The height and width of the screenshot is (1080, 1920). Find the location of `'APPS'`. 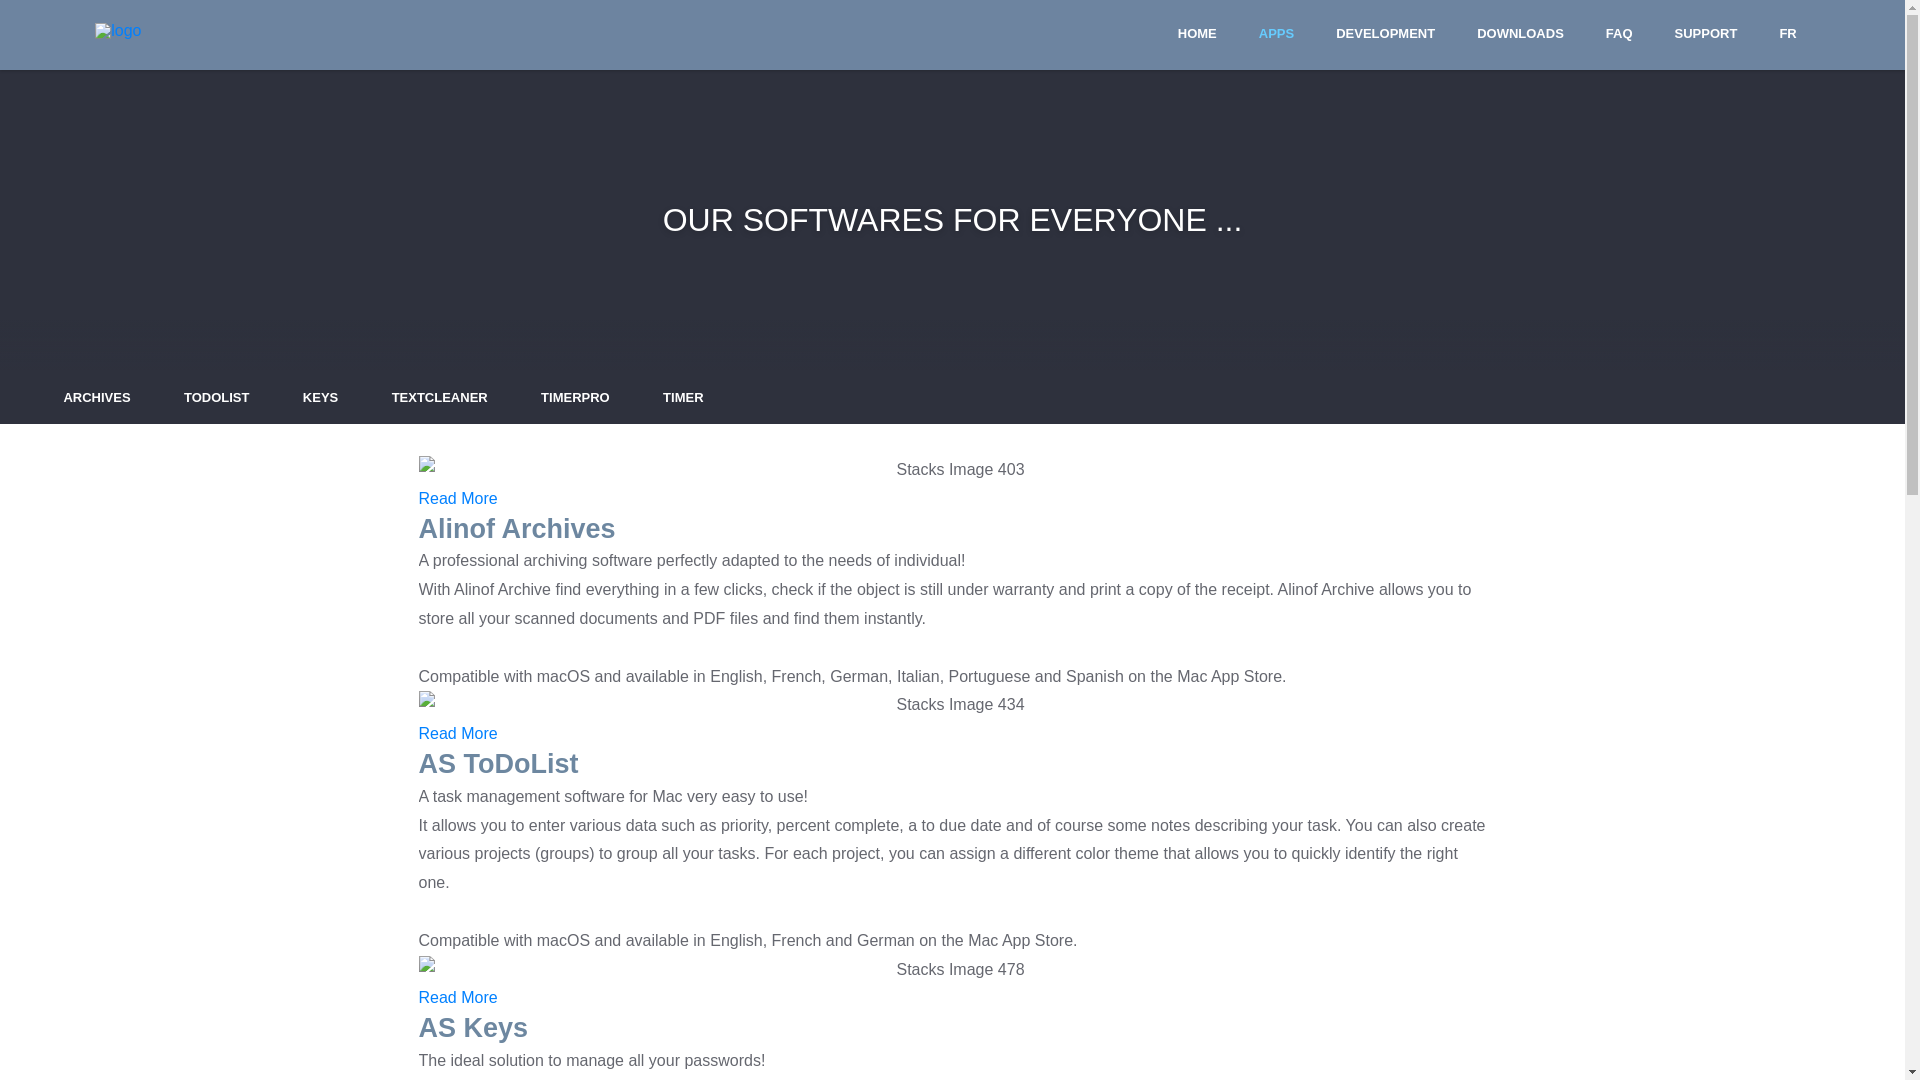

'APPS' is located at coordinates (1245, 33).